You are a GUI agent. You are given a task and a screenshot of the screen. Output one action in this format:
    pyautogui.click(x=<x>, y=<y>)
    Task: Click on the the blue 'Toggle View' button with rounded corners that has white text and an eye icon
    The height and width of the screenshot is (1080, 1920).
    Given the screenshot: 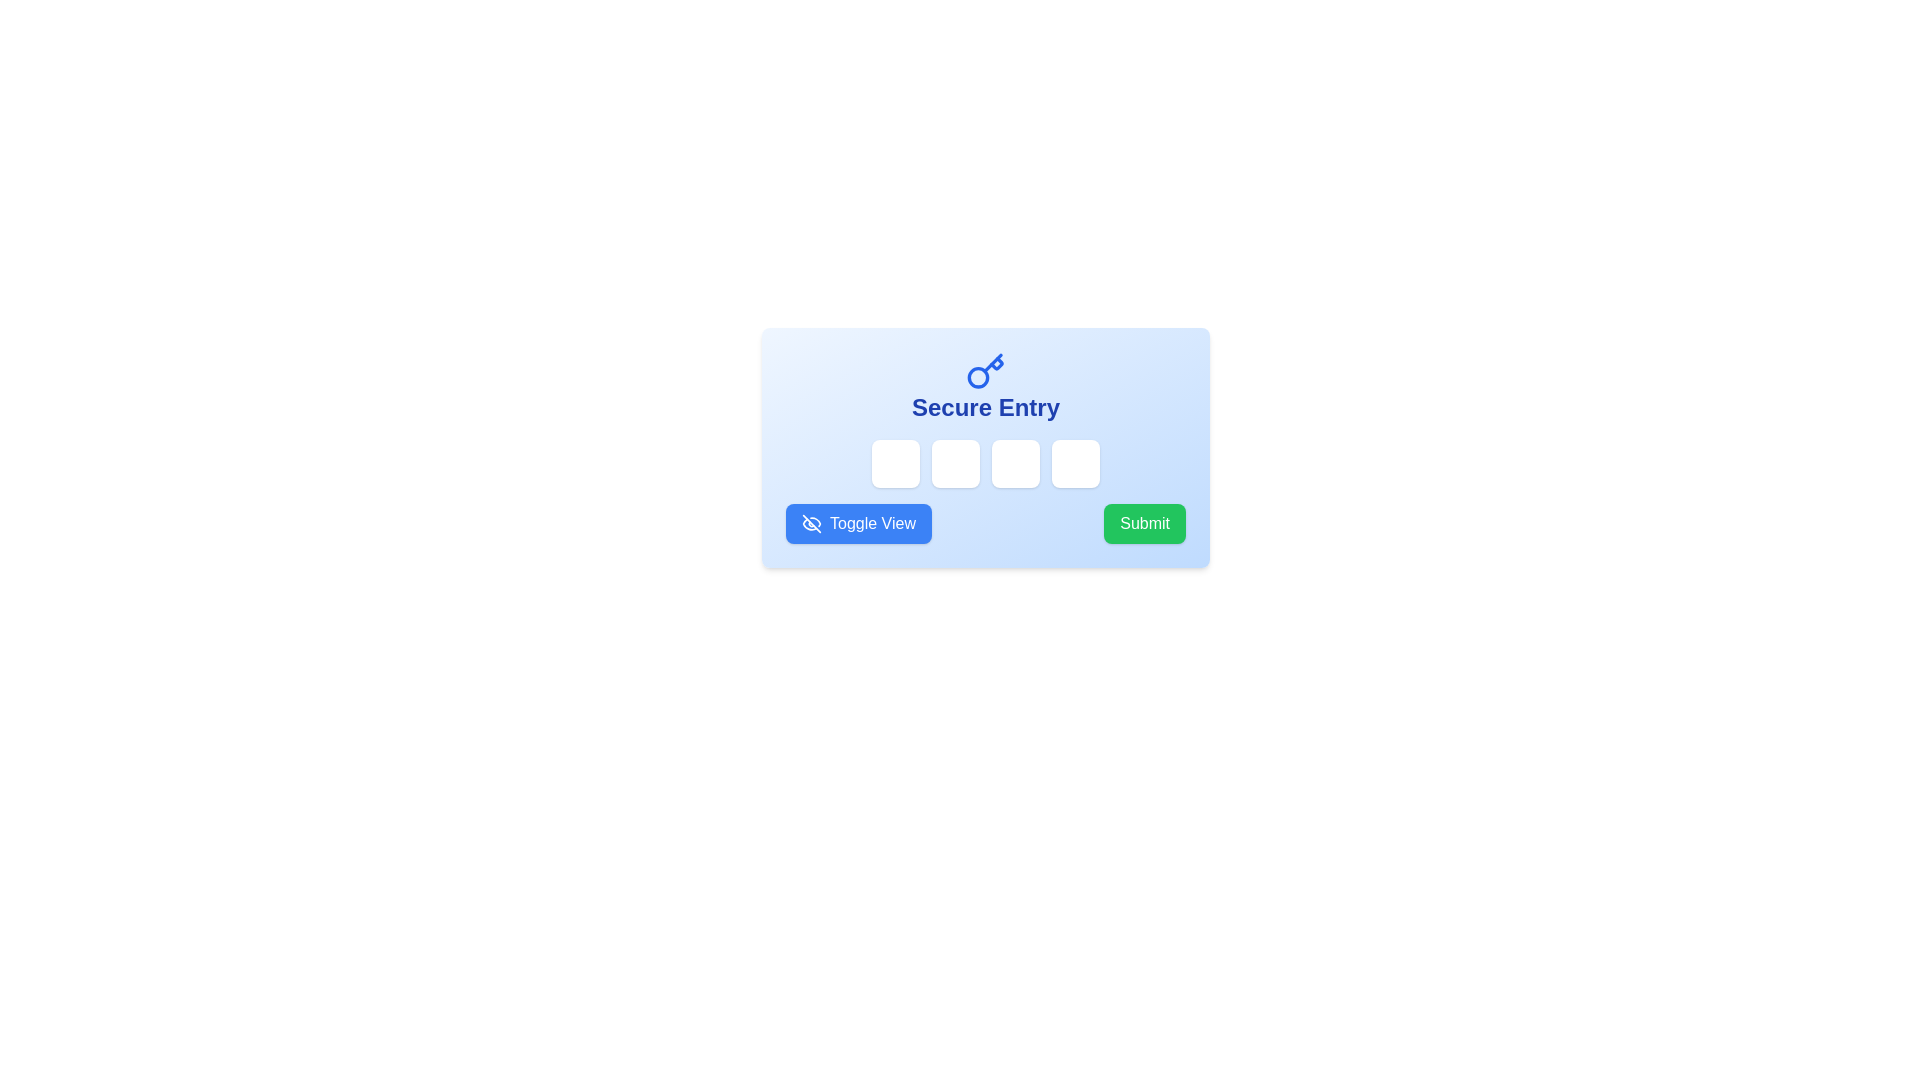 What is the action you would take?
    pyautogui.click(x=859, y=523)
    